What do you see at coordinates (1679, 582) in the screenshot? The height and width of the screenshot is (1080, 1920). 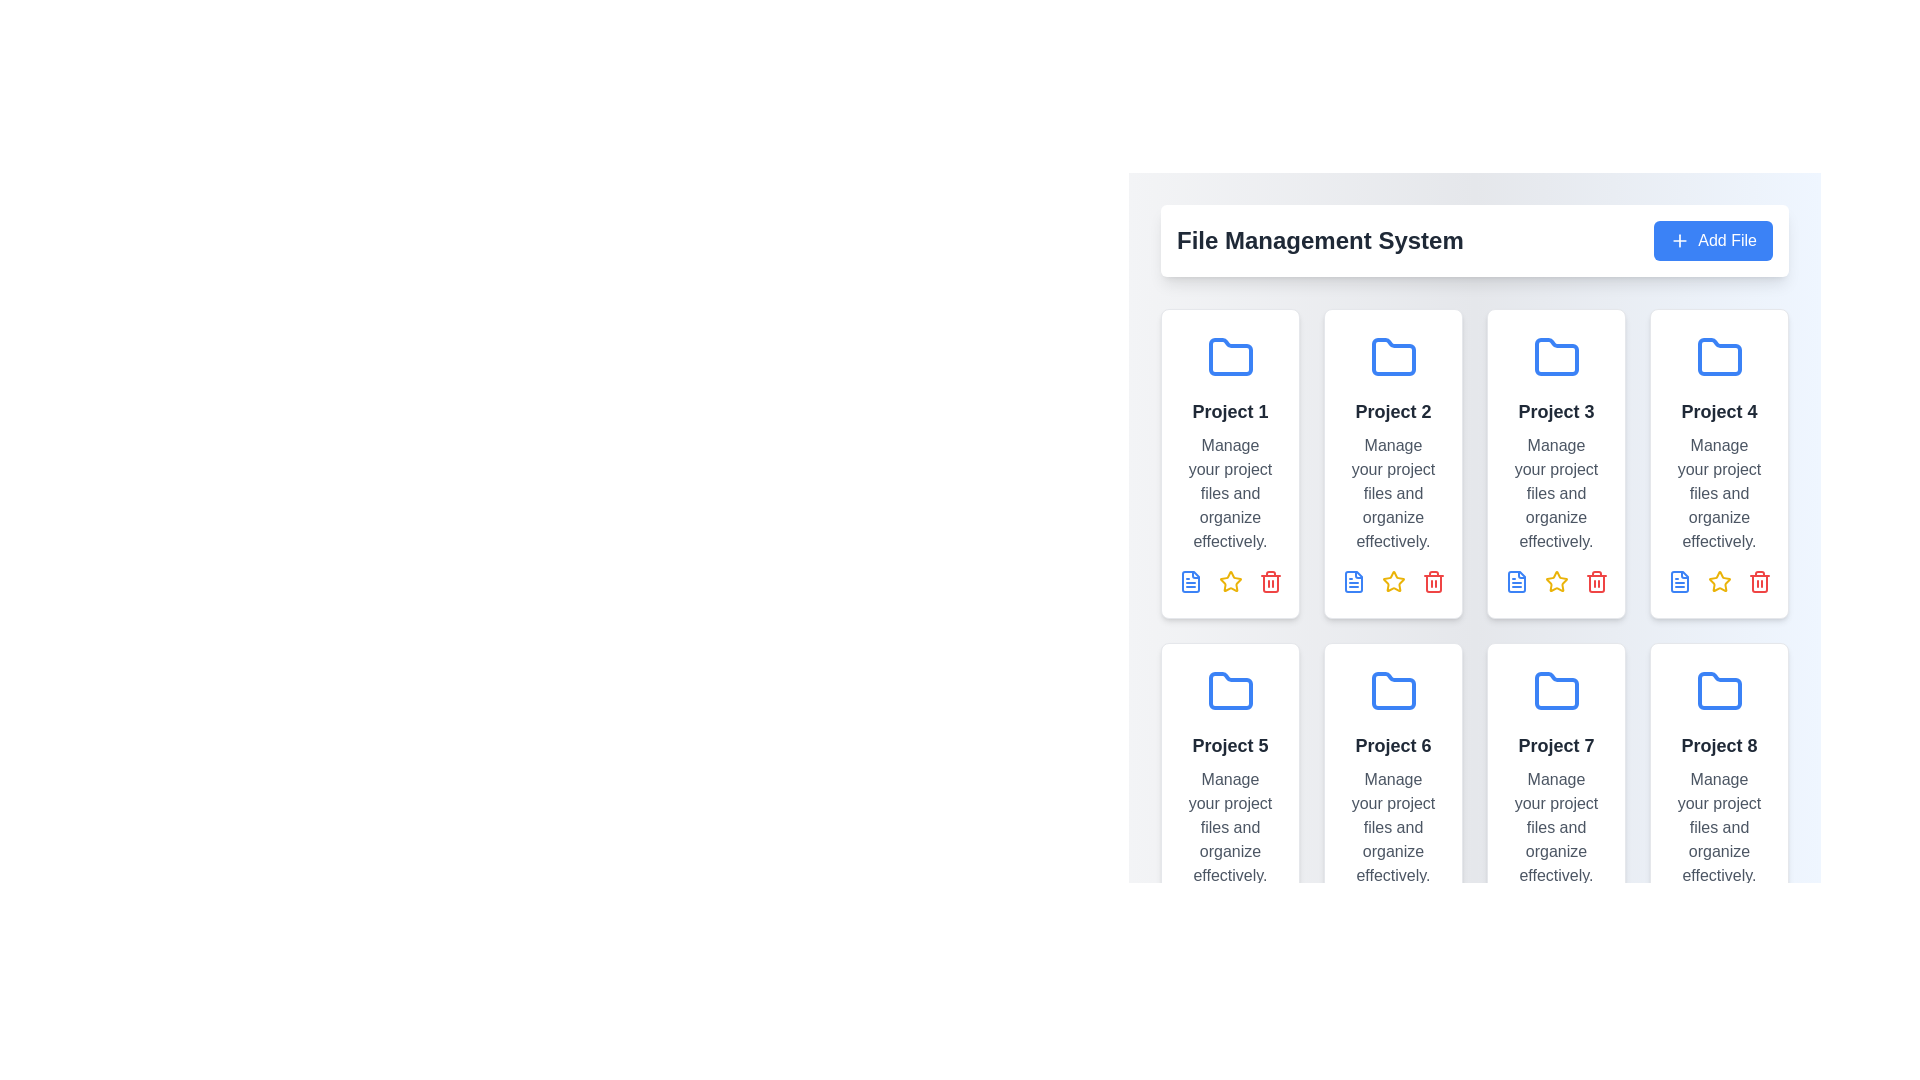 I see `the first interactive icon under the 'Project 4' card in the fourth column of the project grid` at bounding box center [1679, 582].